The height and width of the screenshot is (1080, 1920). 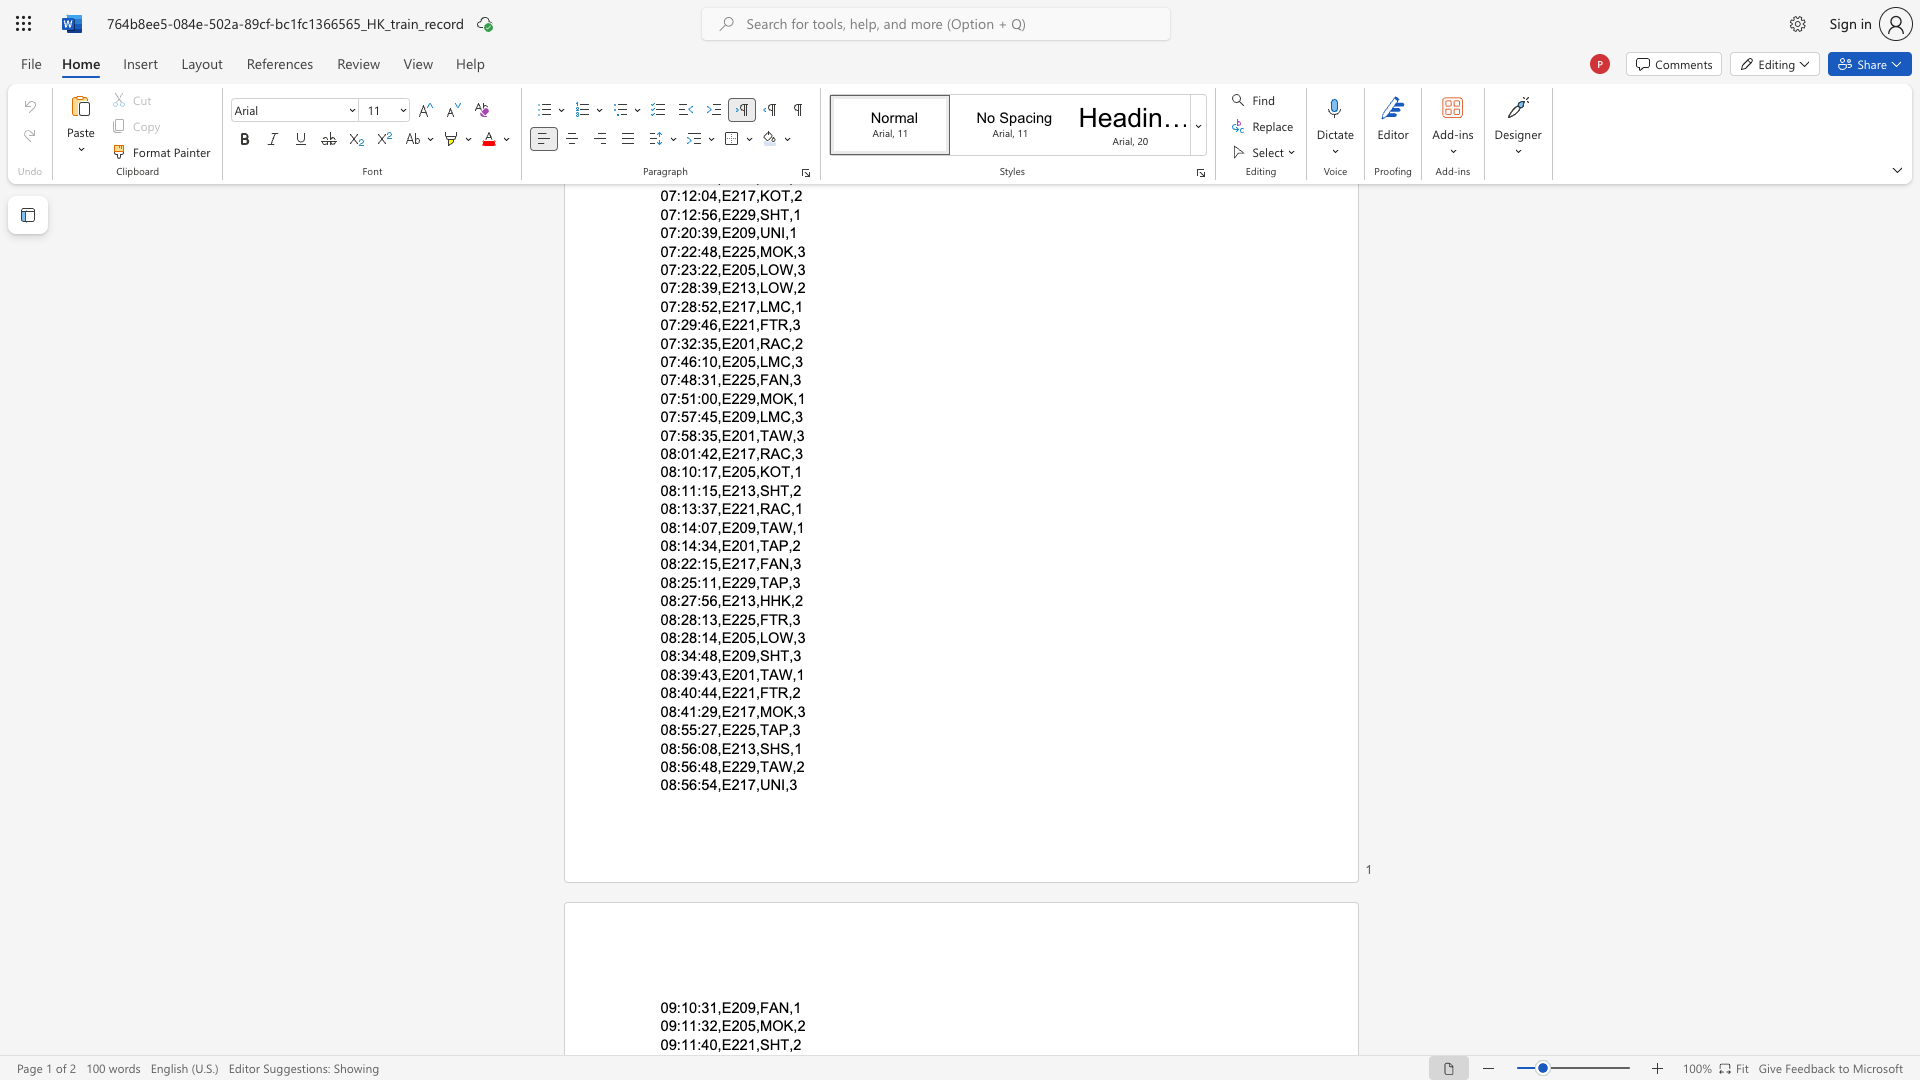 I want to click on the subset text "08:" within the text "08:34:48,E209,SHT,3", so click(x=660, y=656).